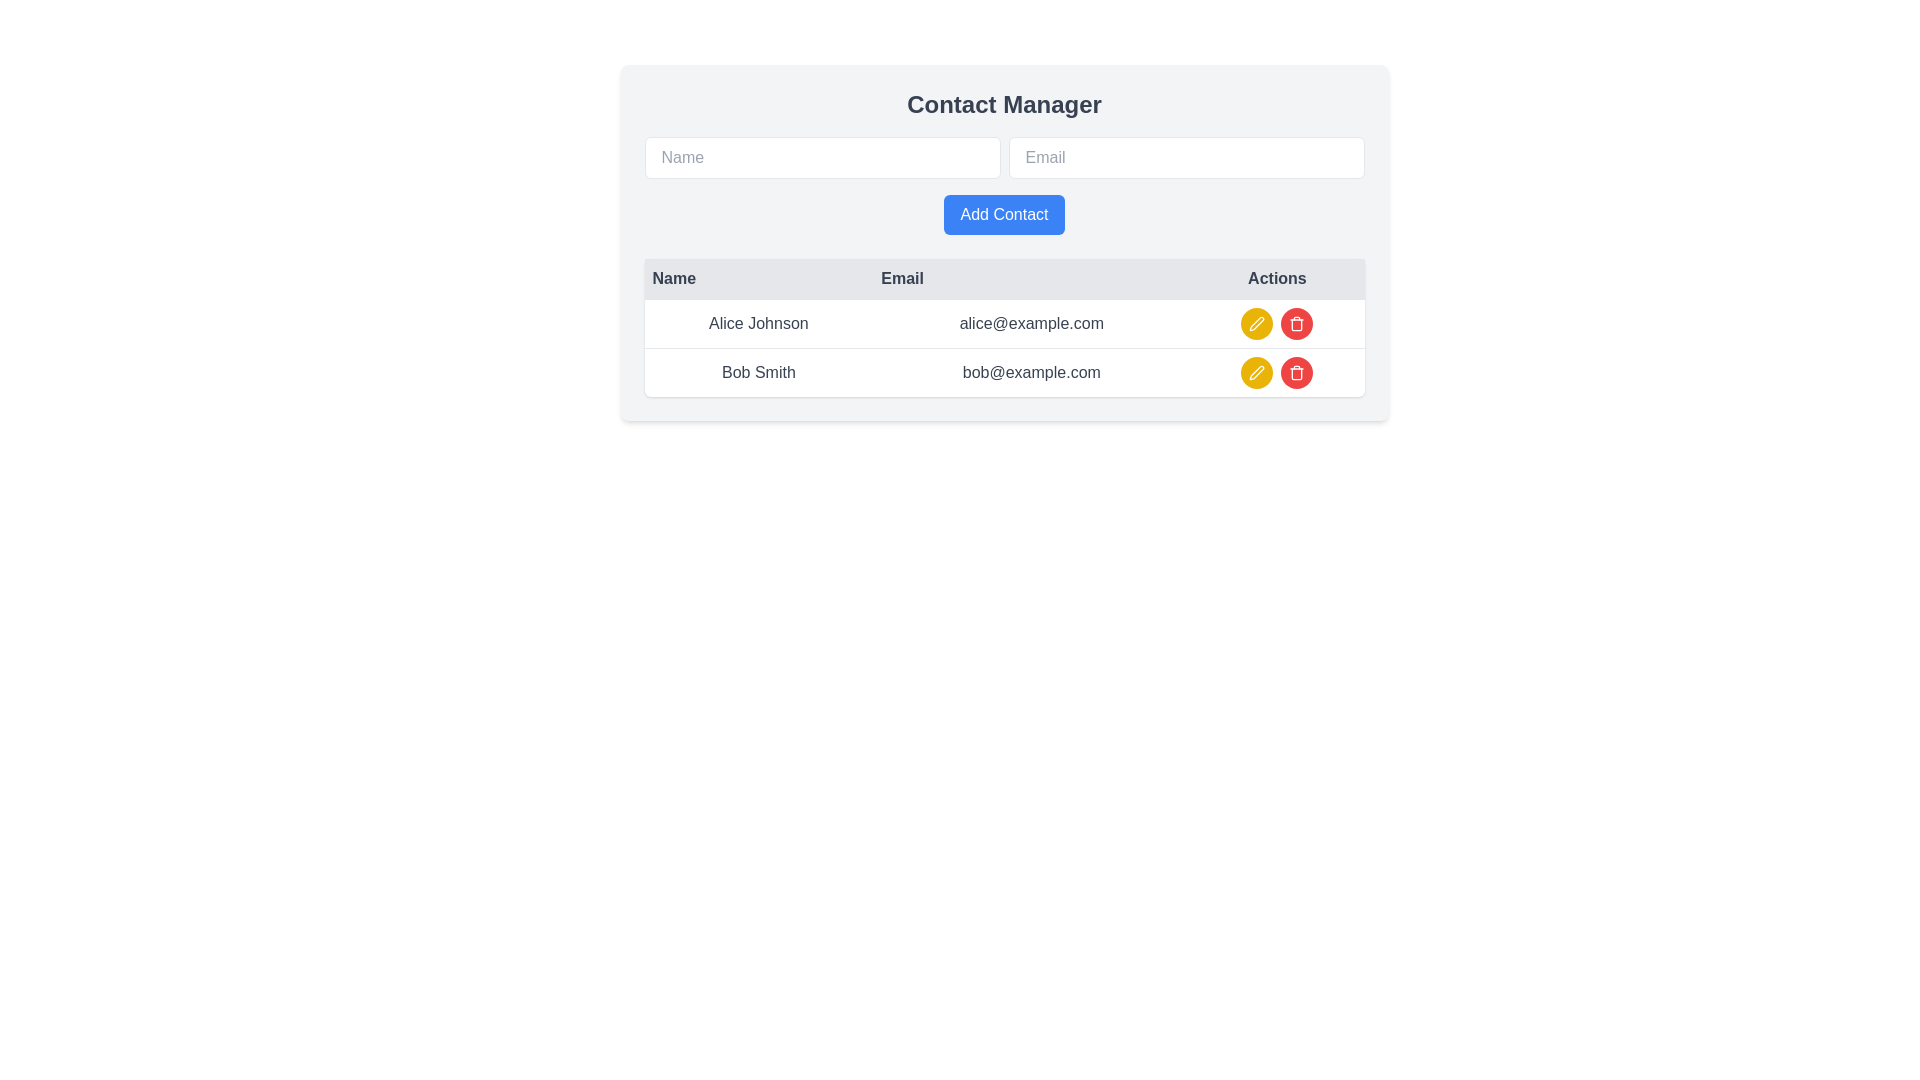 The height and width of the screenshot is (1080, 1920). What do you see at coordinates (1004, 215) in the screenshot?
I see `the 'Add Contact' button located beneath the 'Name' and 'Email' input fields to observe the background color change` at bounding box center [1004, 215].